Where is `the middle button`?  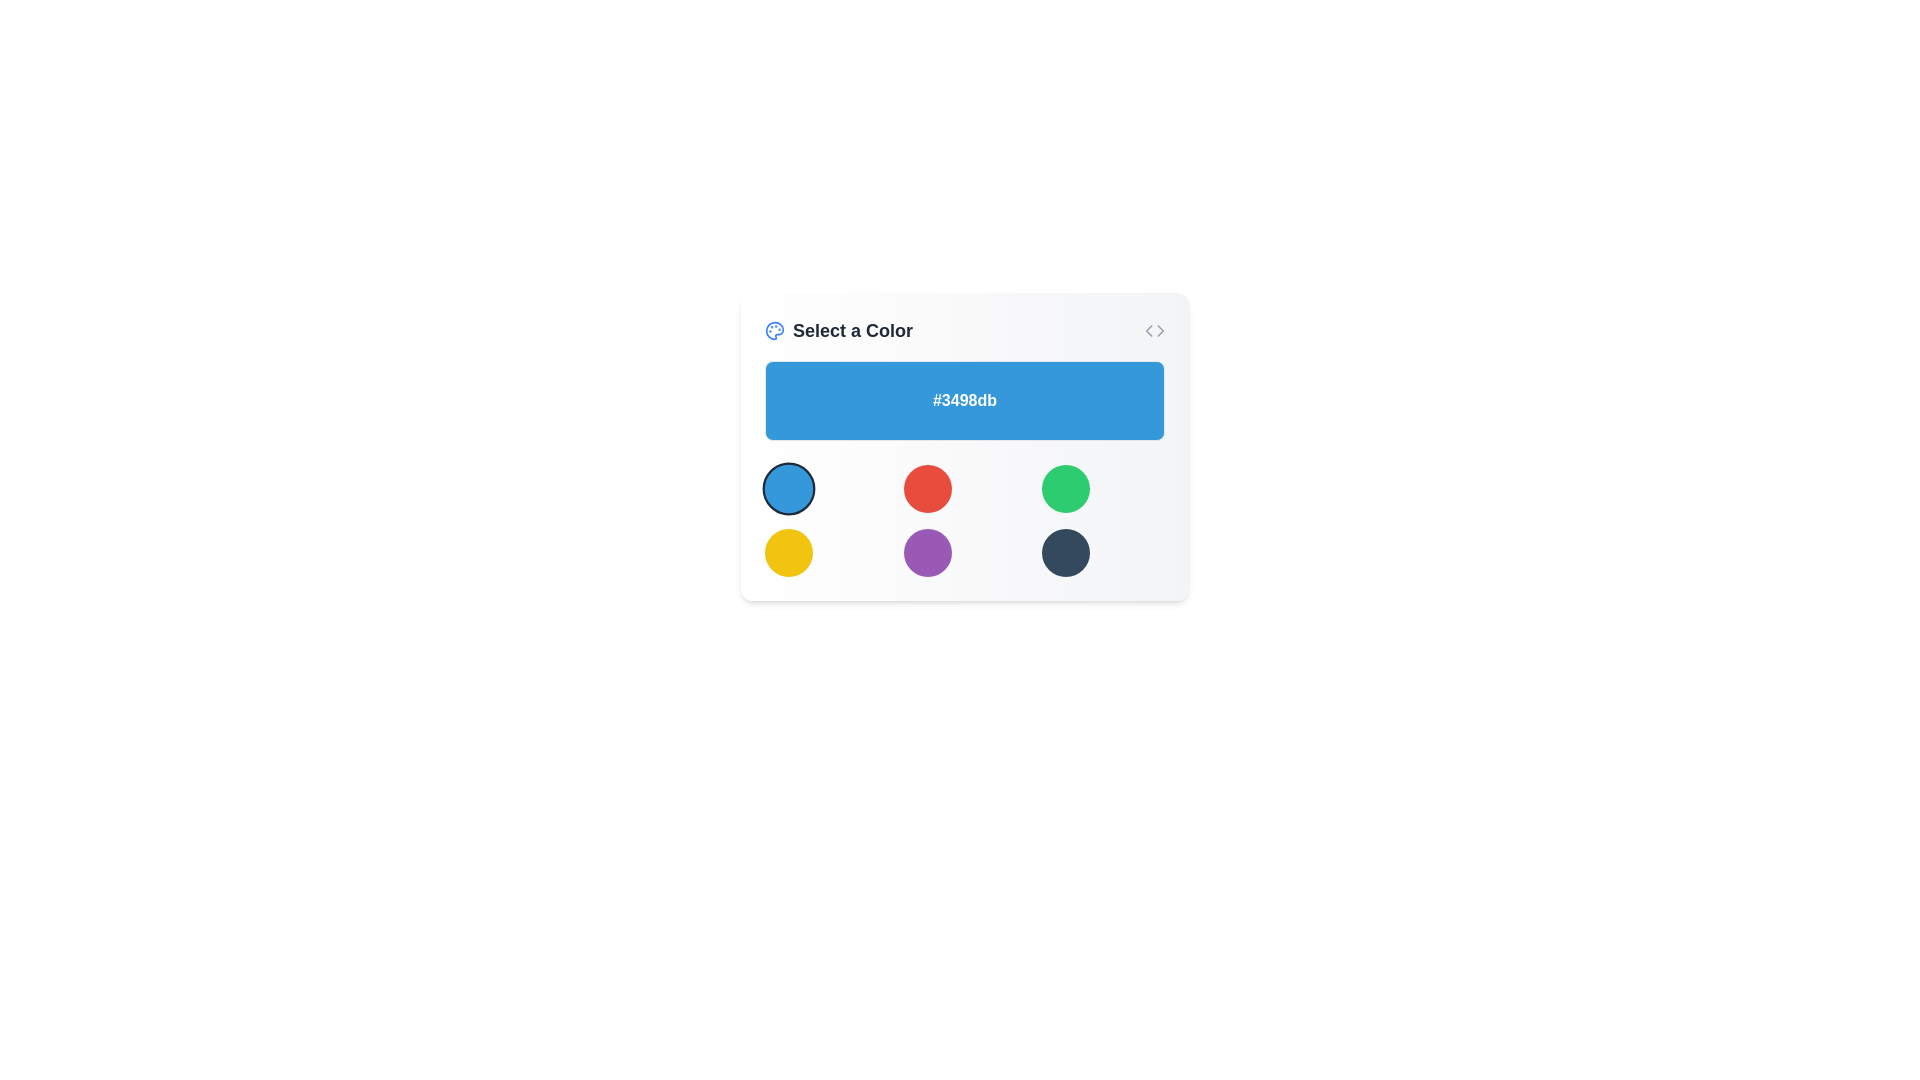 the middle button is located at coordinates (926, 552).